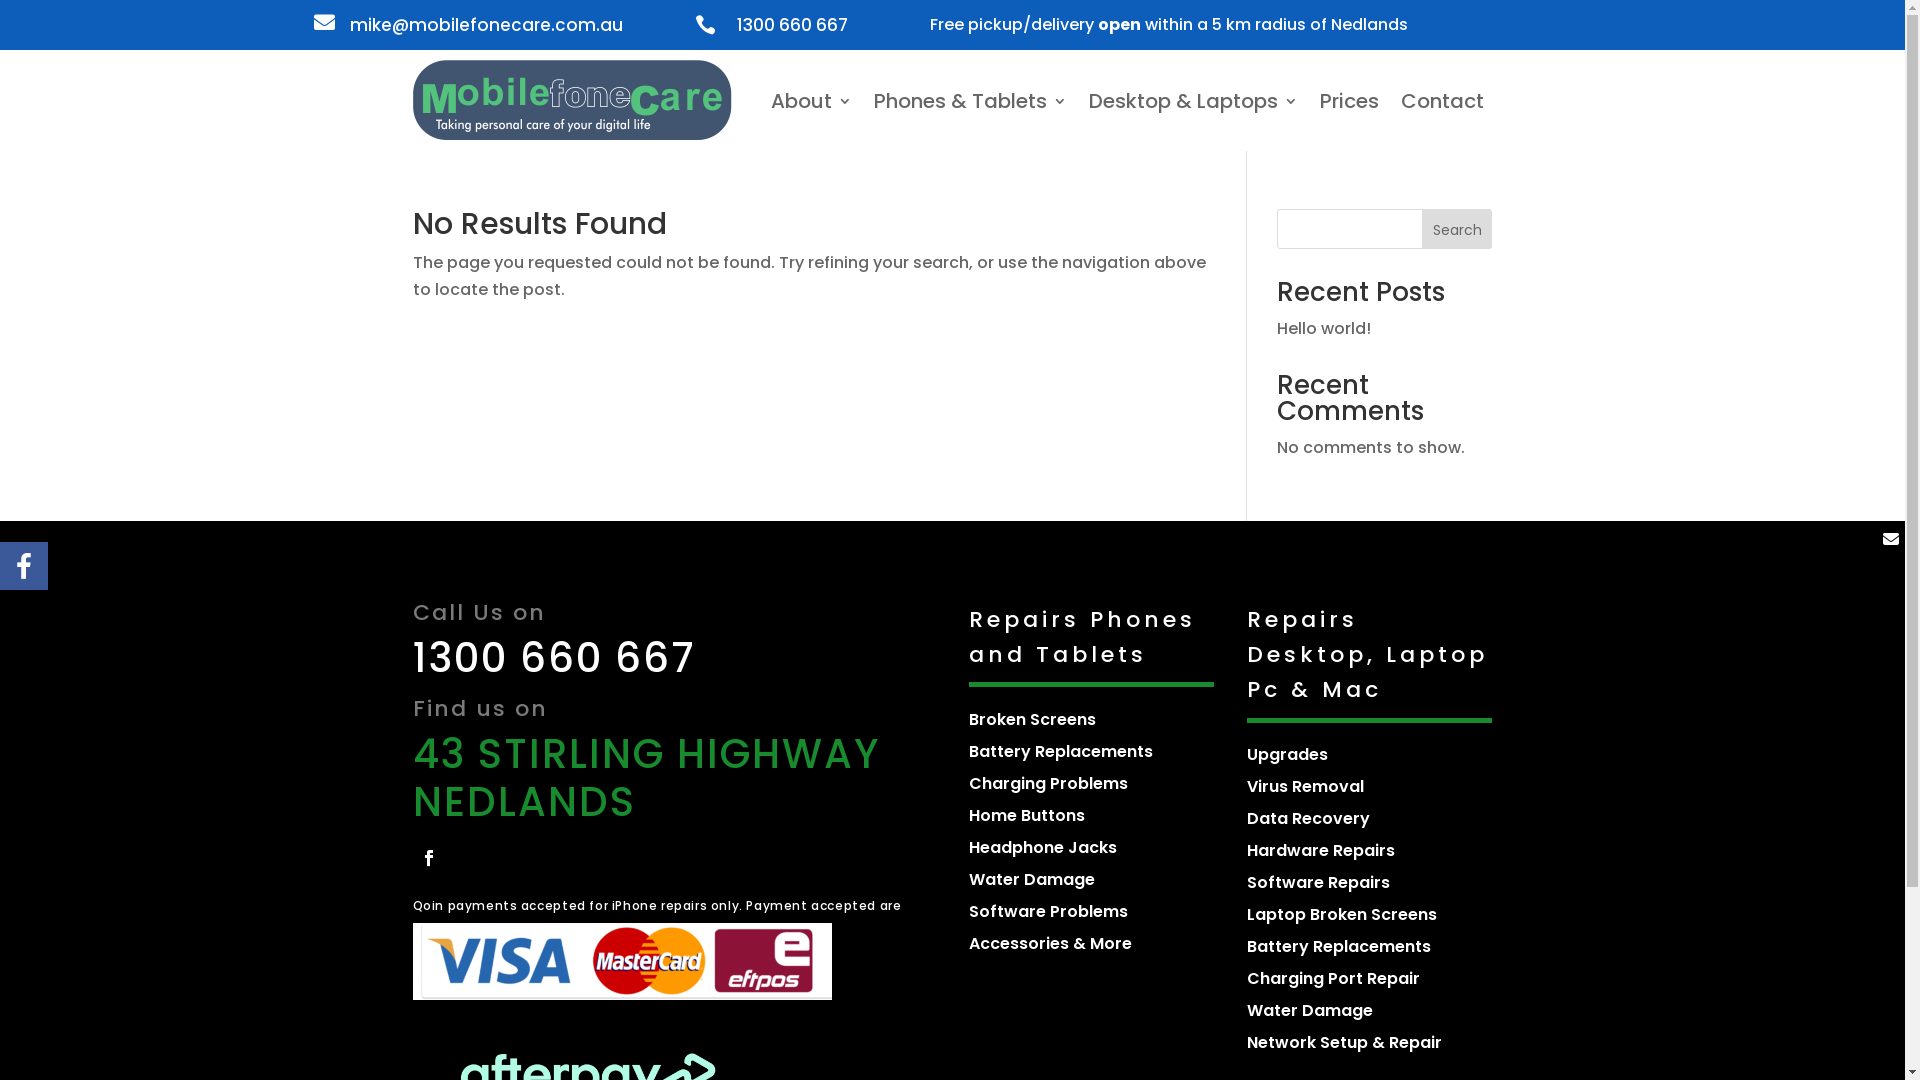 Image resolution: width=1920 pixels, height=1080 pixels. I want to click on 'Upgrades', so click(1287, 754).